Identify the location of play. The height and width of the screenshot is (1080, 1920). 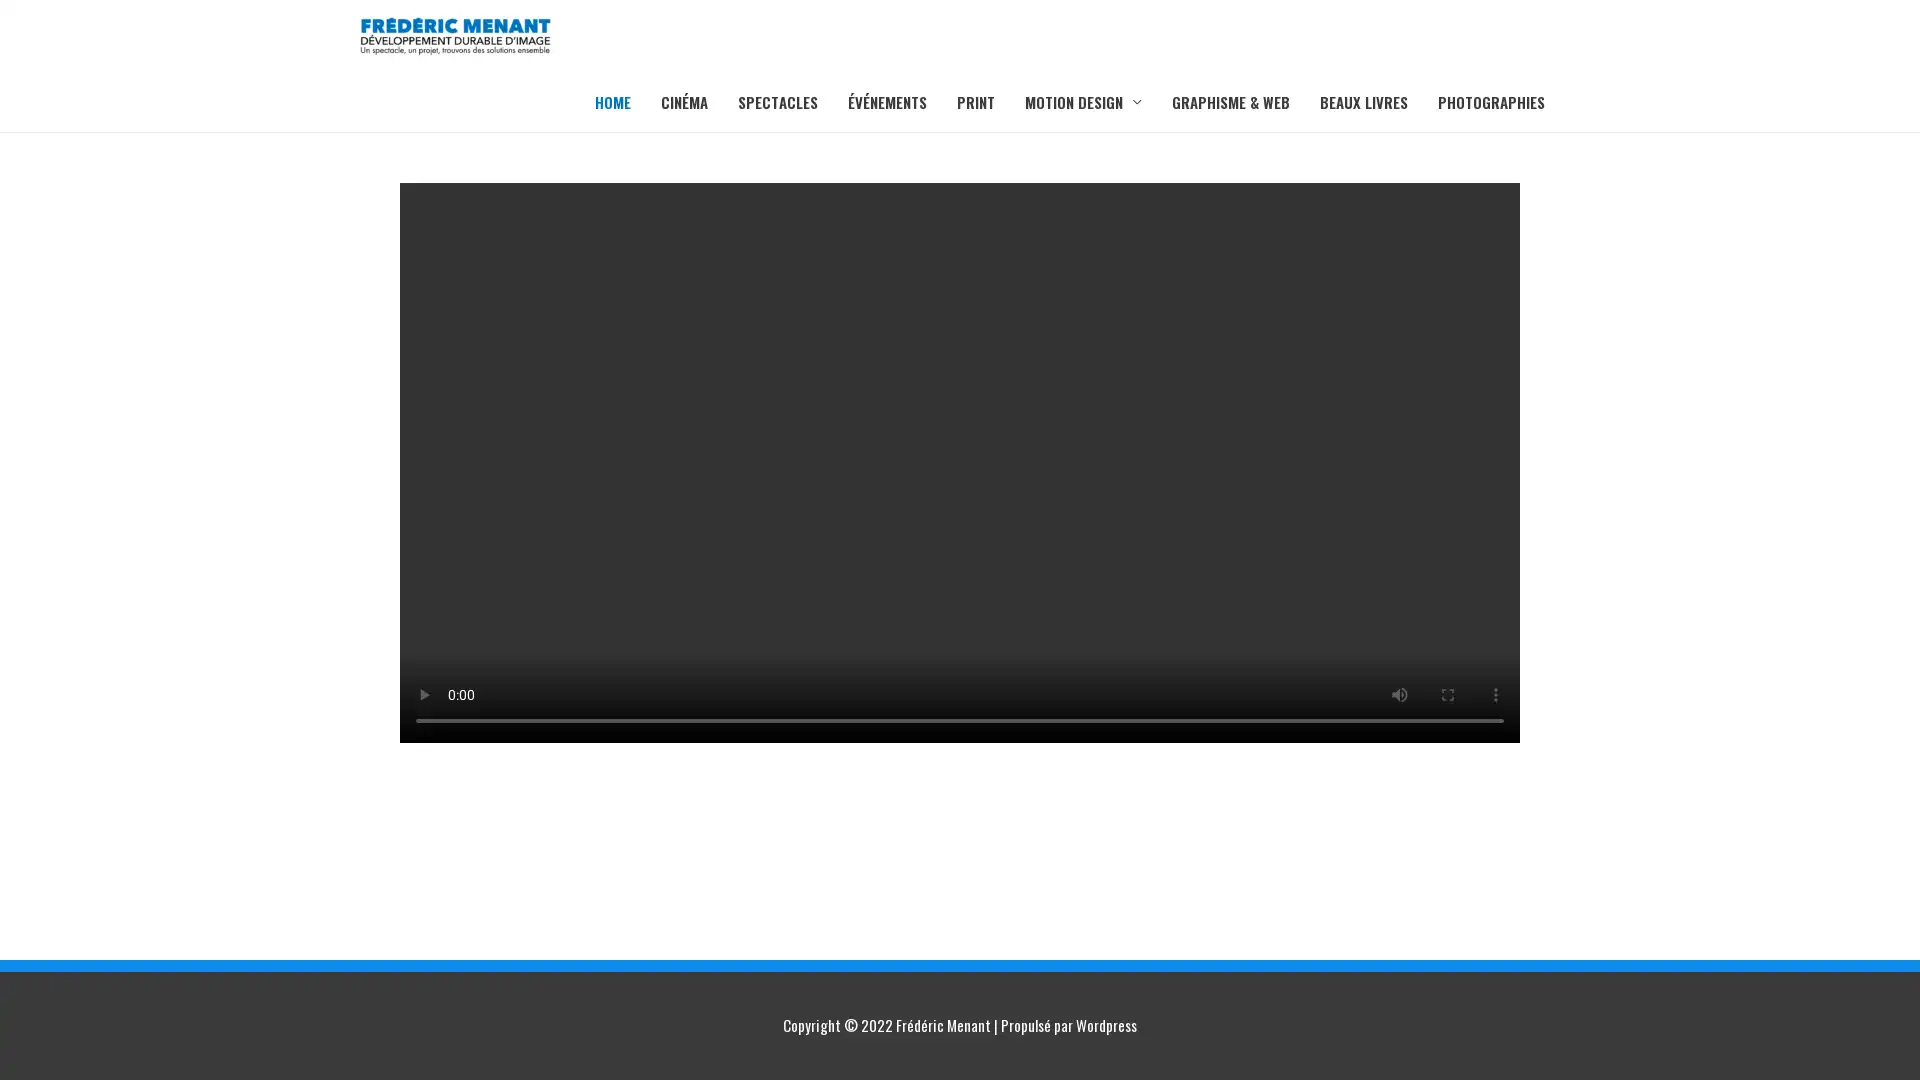
(422, 693).